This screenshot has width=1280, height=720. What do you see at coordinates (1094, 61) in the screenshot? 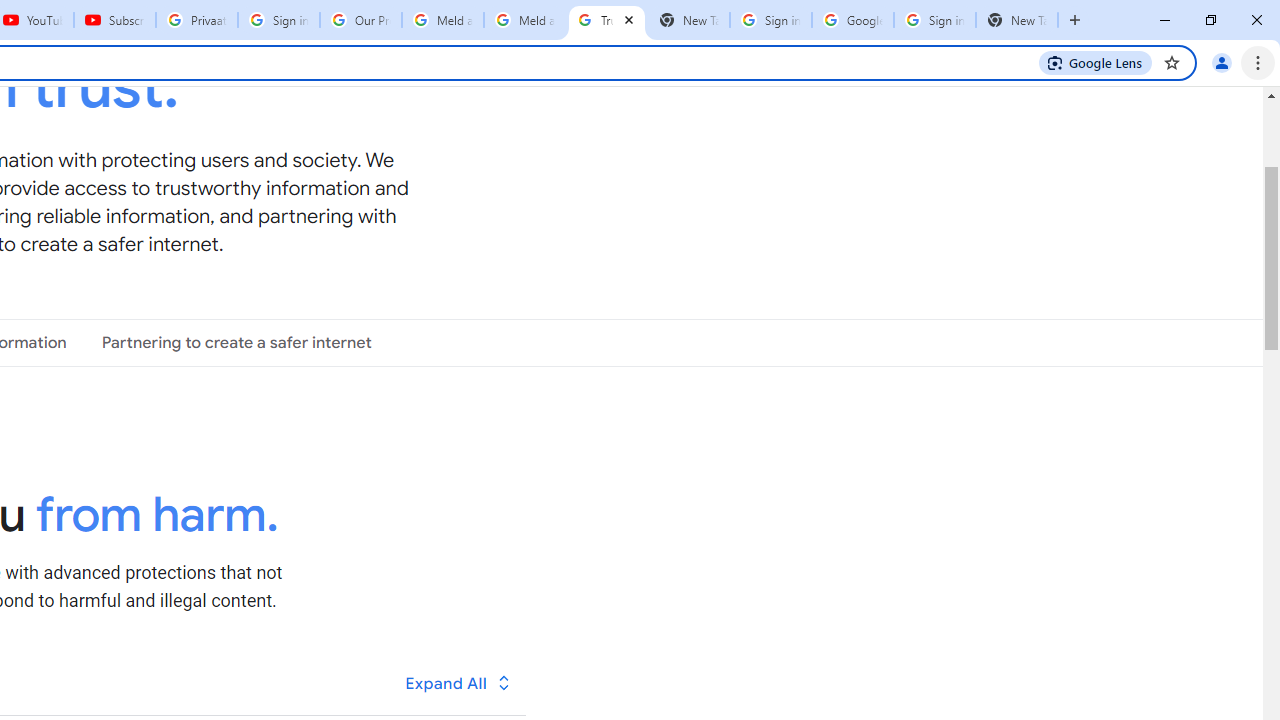
I see `'Search with Google Lens'` at bounding box center [1094, 61].